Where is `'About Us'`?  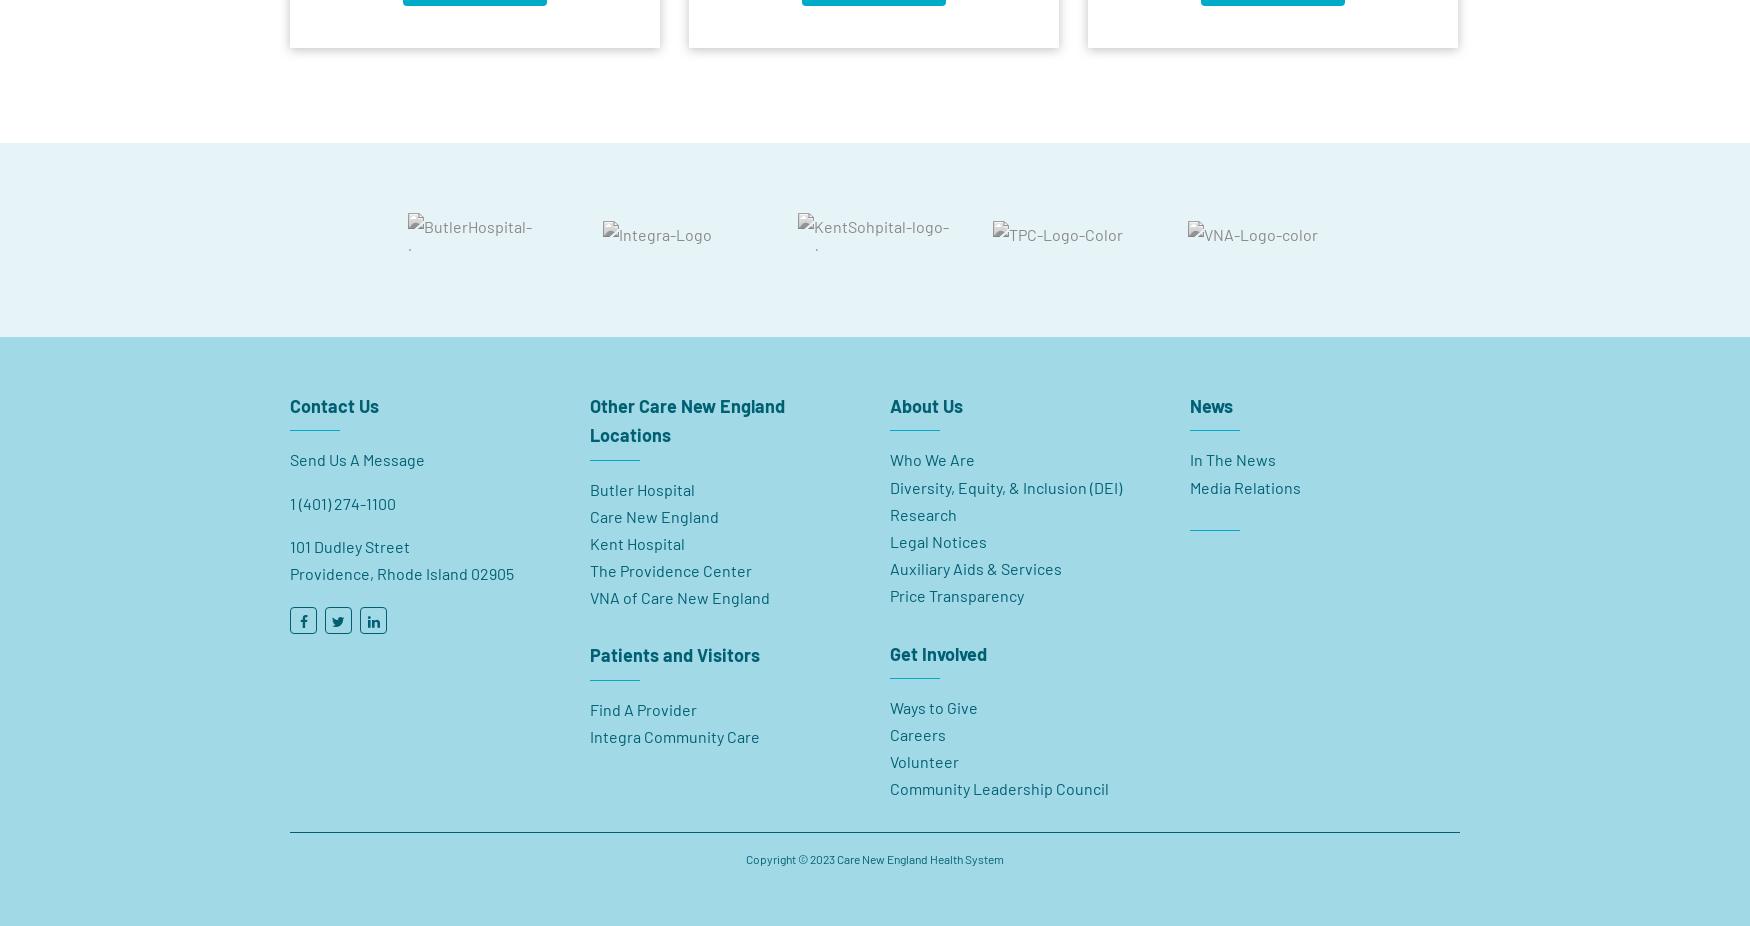
'About Us' is located at coordinates (889, 396).